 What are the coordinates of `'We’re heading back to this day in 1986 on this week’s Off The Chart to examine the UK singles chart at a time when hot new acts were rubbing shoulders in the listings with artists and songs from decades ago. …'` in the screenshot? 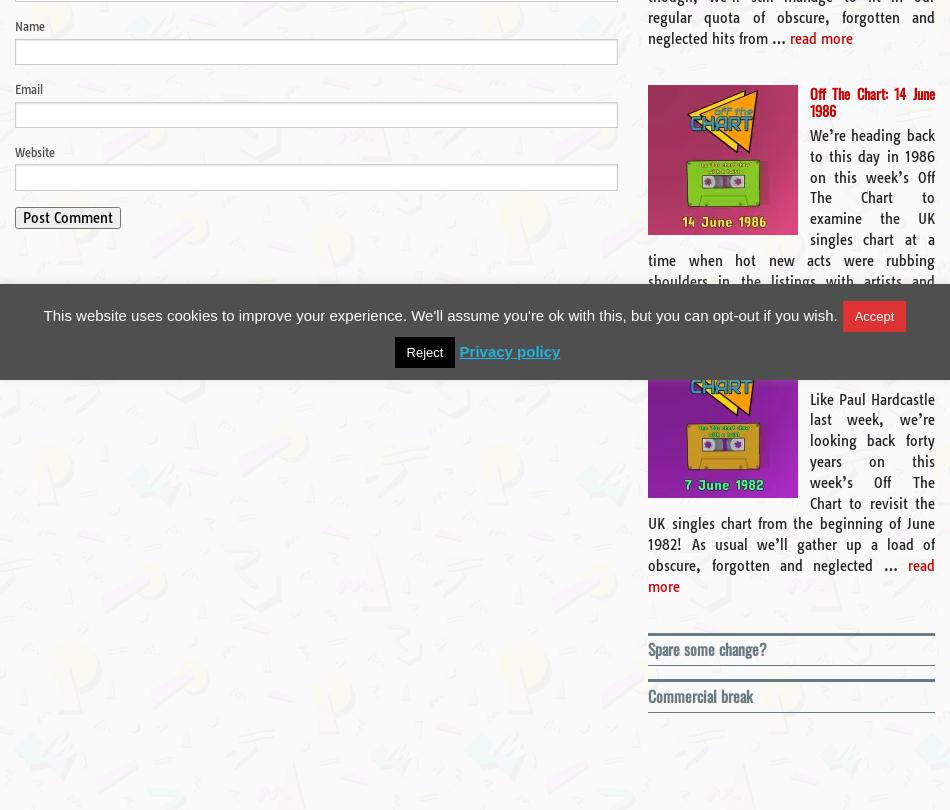 It's located at (789, 218).